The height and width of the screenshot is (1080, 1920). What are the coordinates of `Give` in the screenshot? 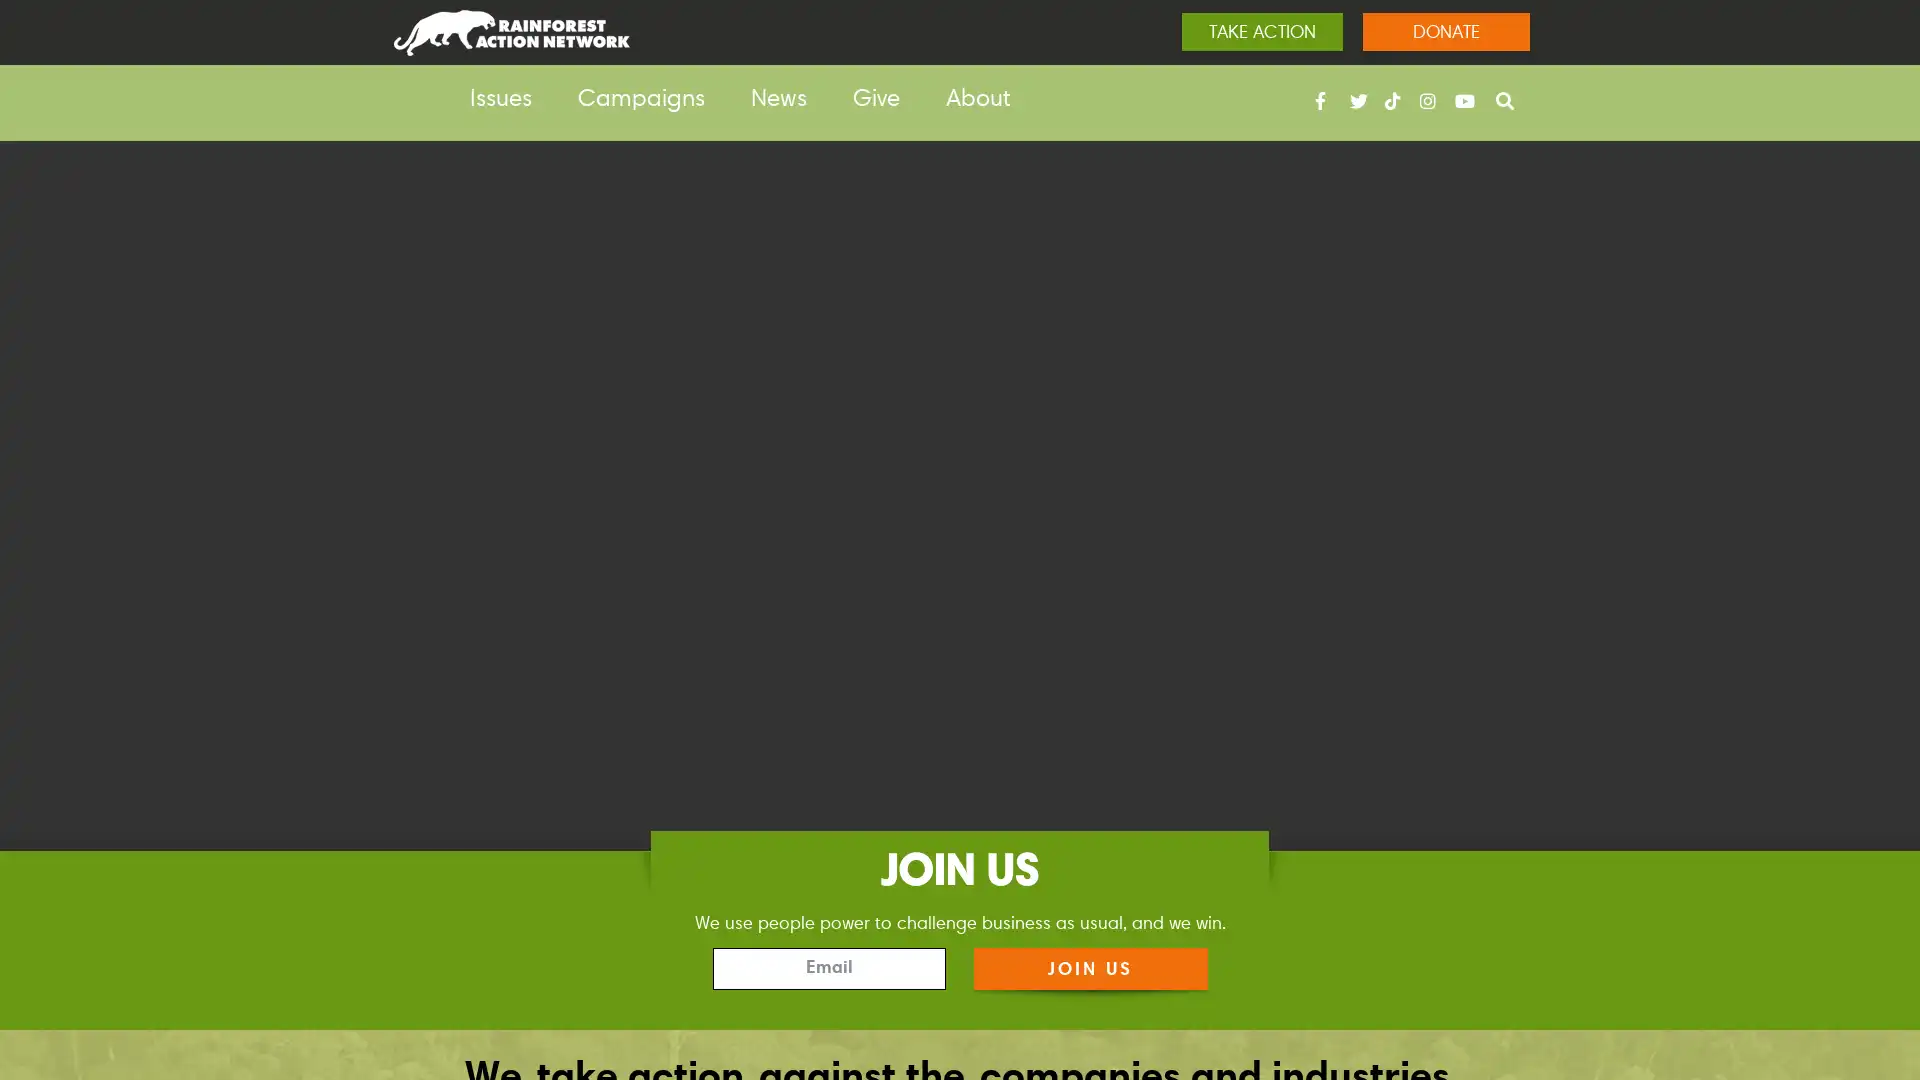 It's located at (876, 100).